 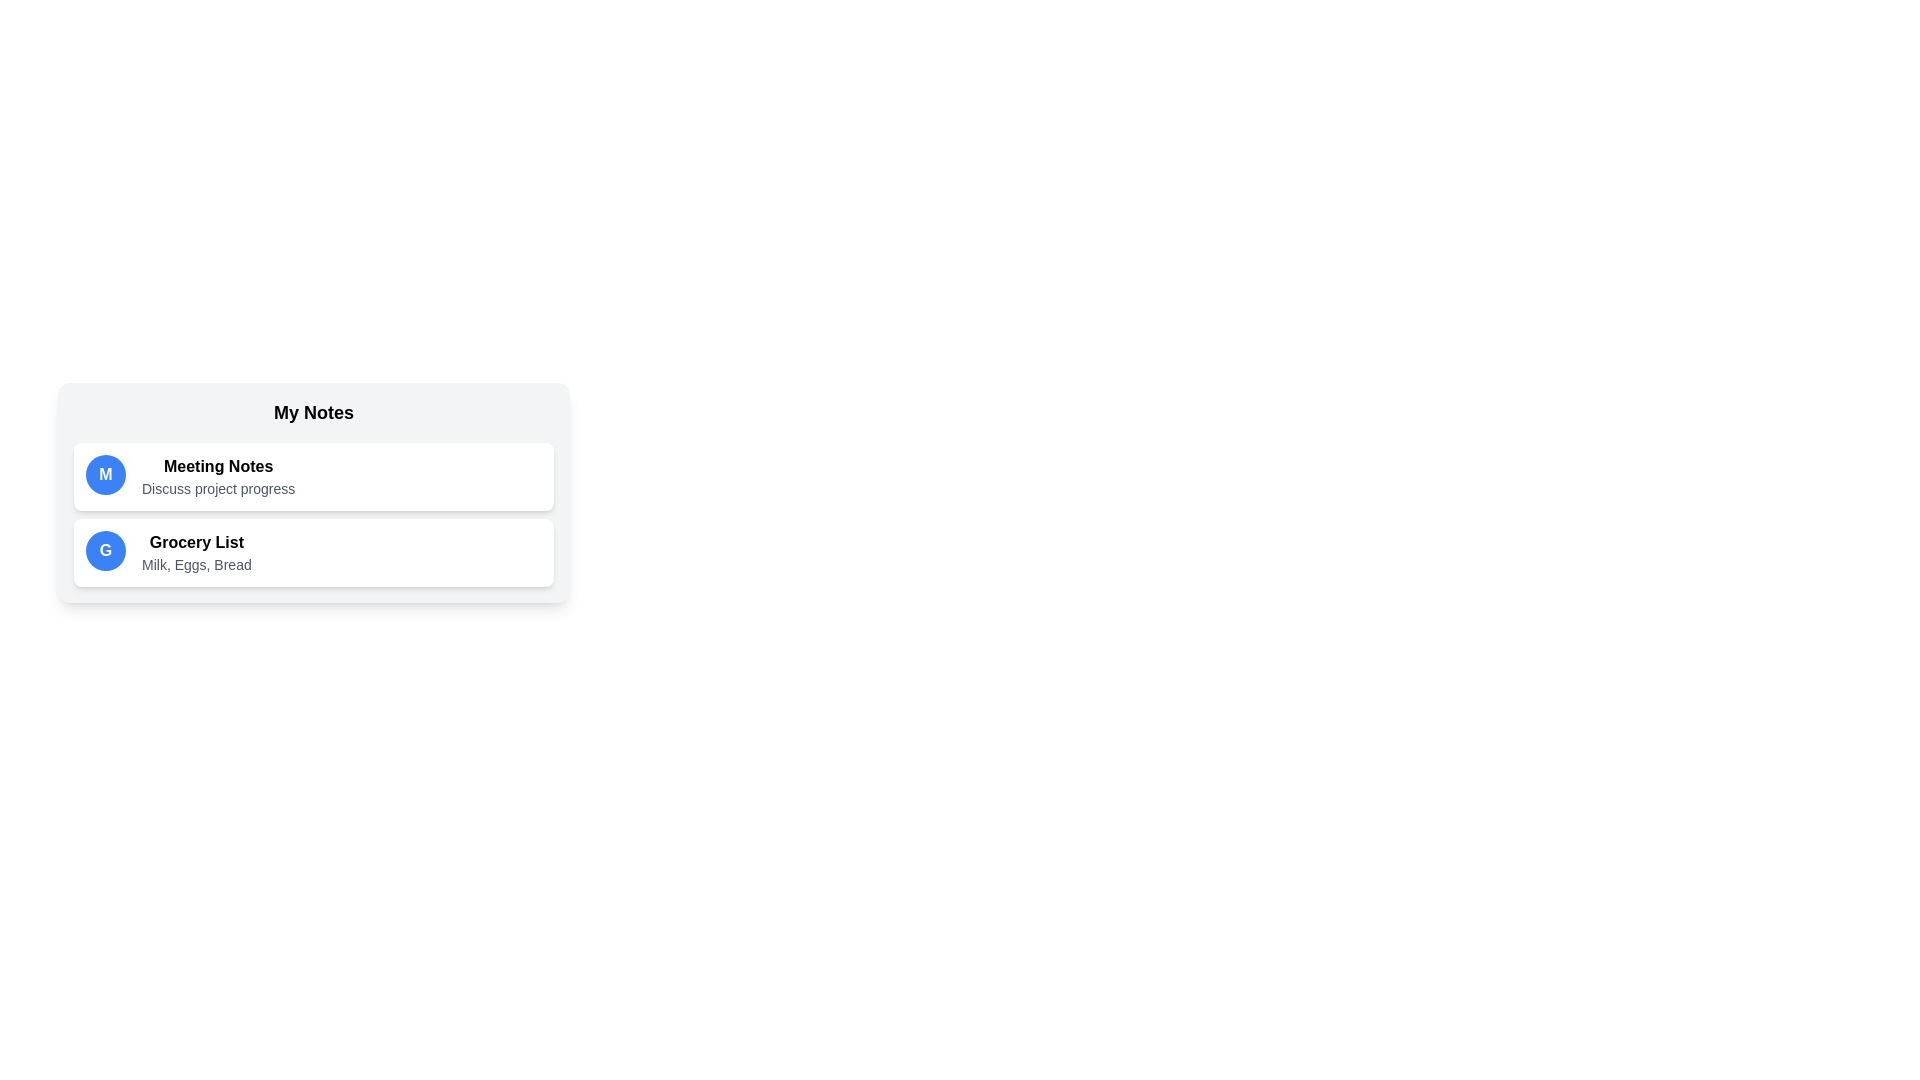 I want to click on the note titled Meeting Notes, so click(x=312, y=477).